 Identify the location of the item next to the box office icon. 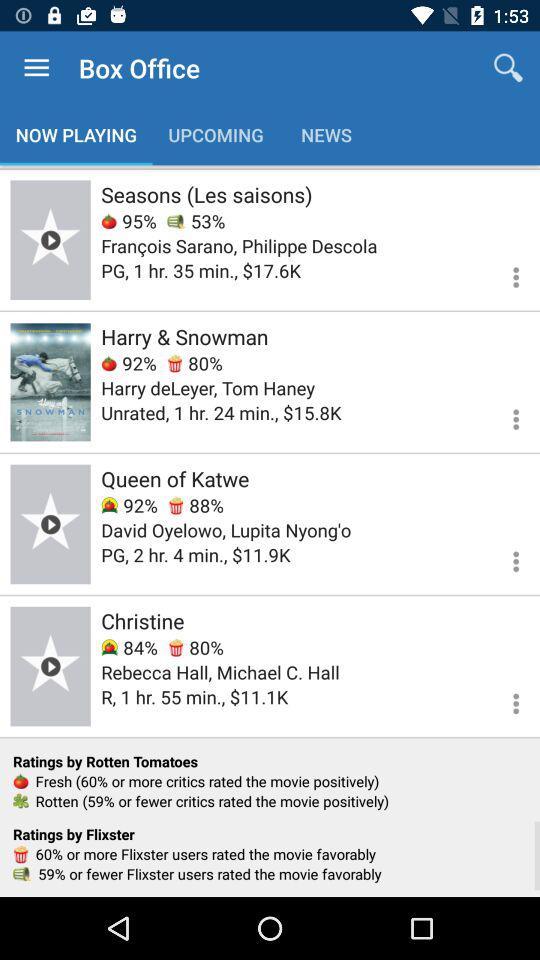
(508, 68).